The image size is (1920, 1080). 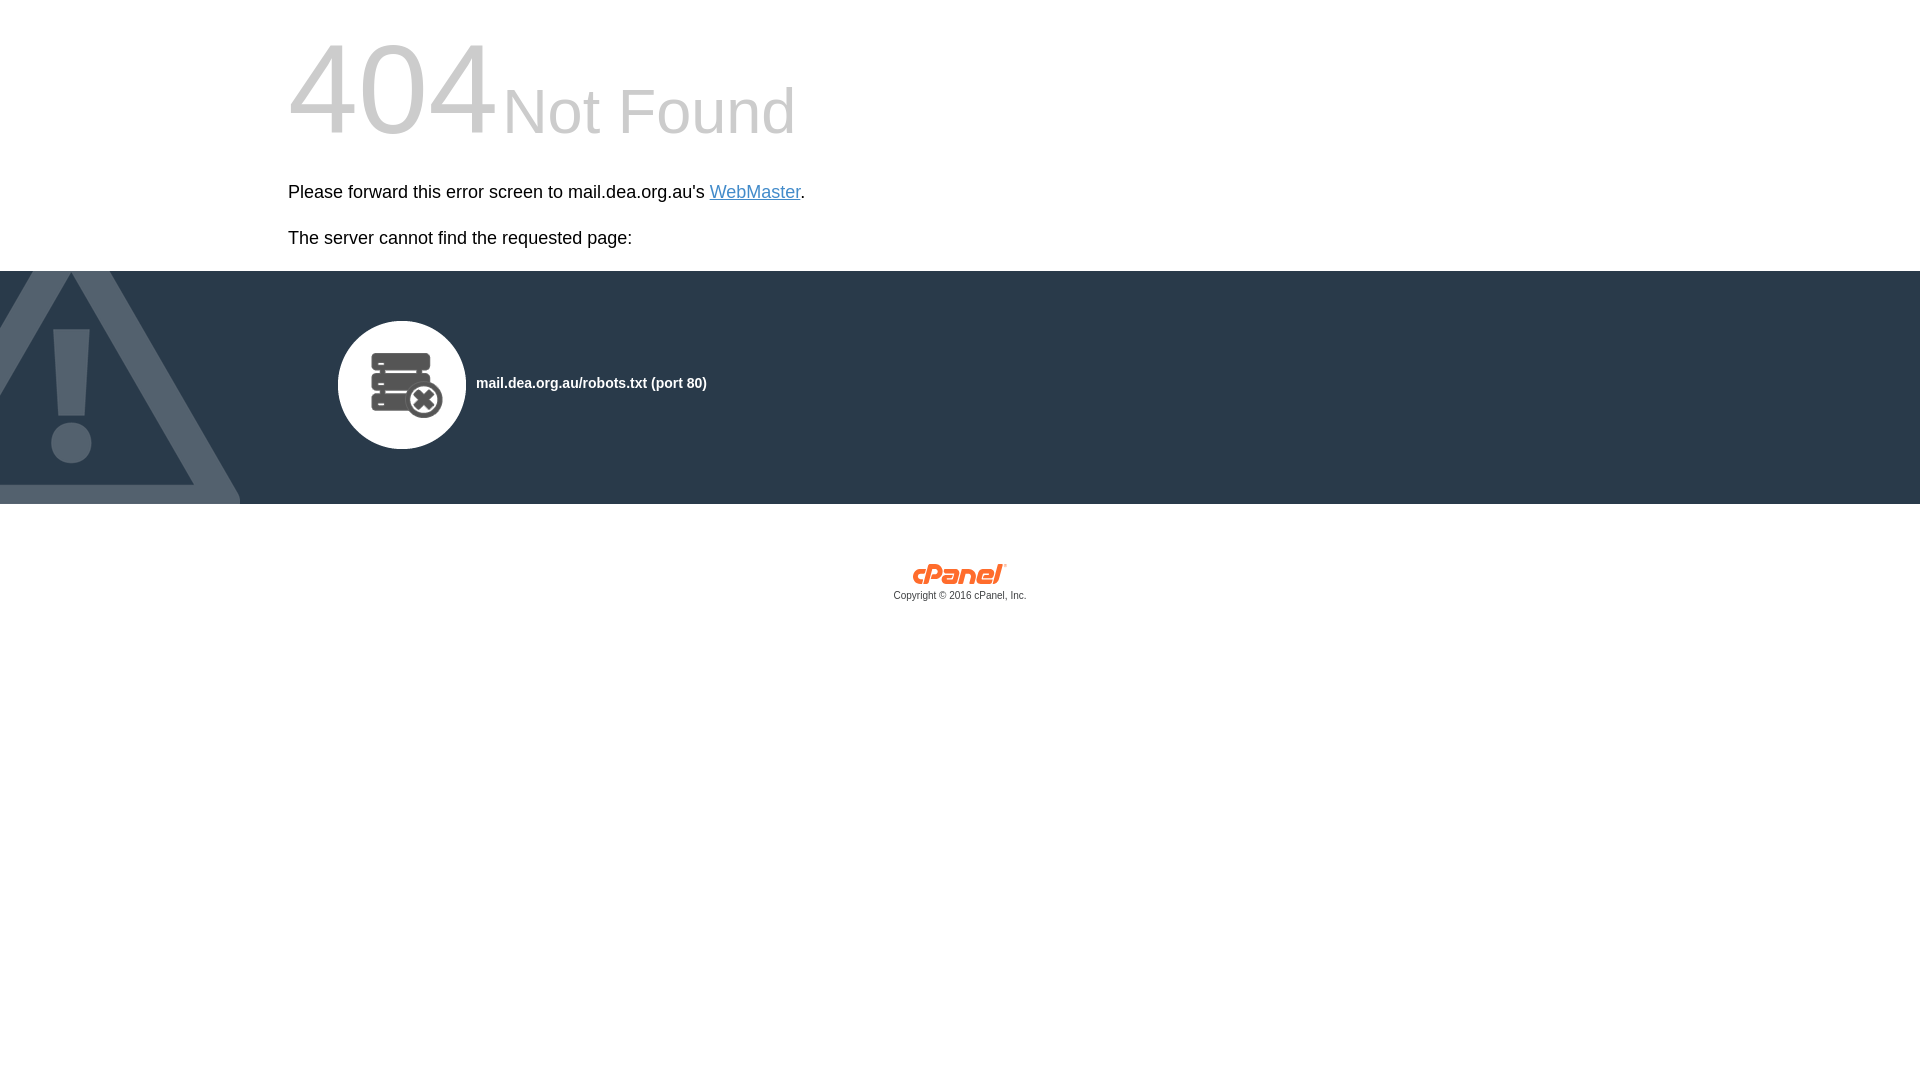 I want to click on 'WebMaster', so click(x=754, y=192).